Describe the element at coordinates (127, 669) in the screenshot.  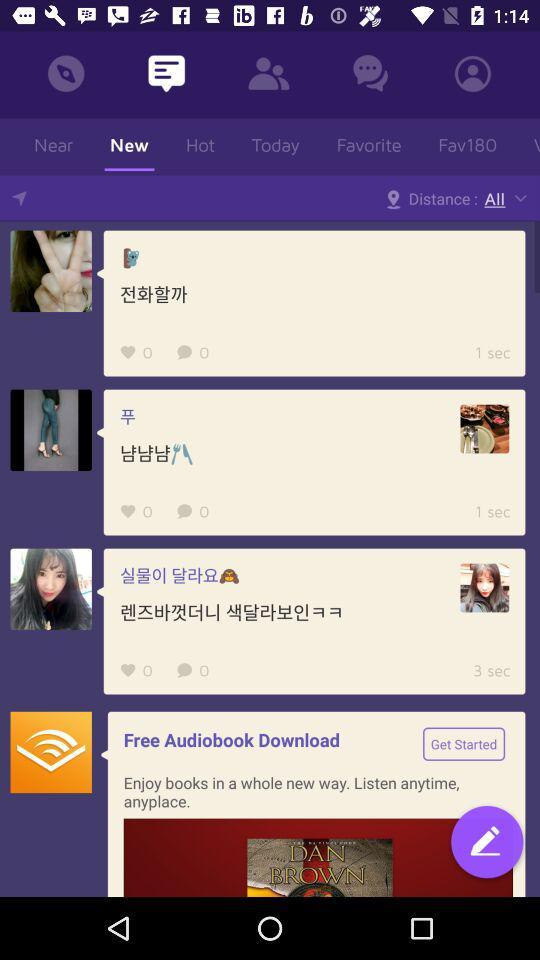
I see `the favorite icon from the last but one row` at that location.